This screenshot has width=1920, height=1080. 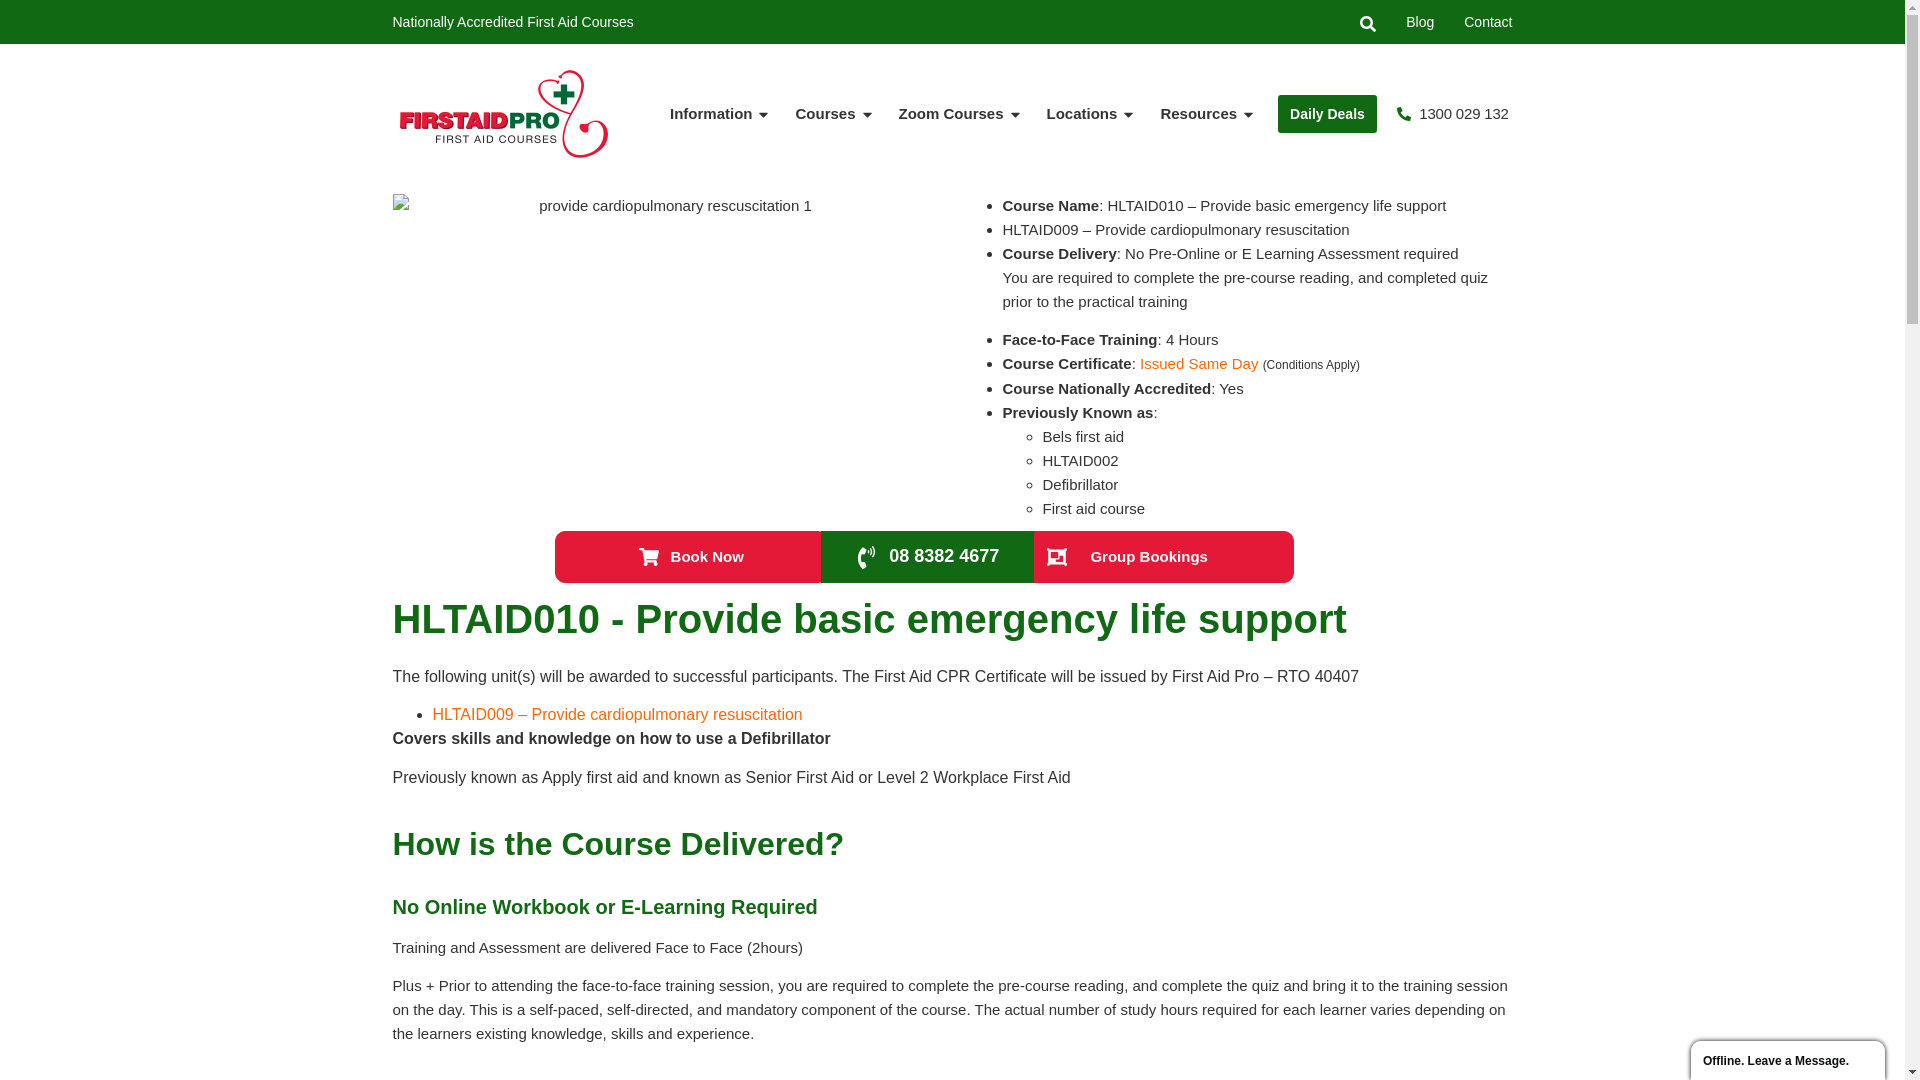 I want to click on 'Information', so click(x=720, y=114).